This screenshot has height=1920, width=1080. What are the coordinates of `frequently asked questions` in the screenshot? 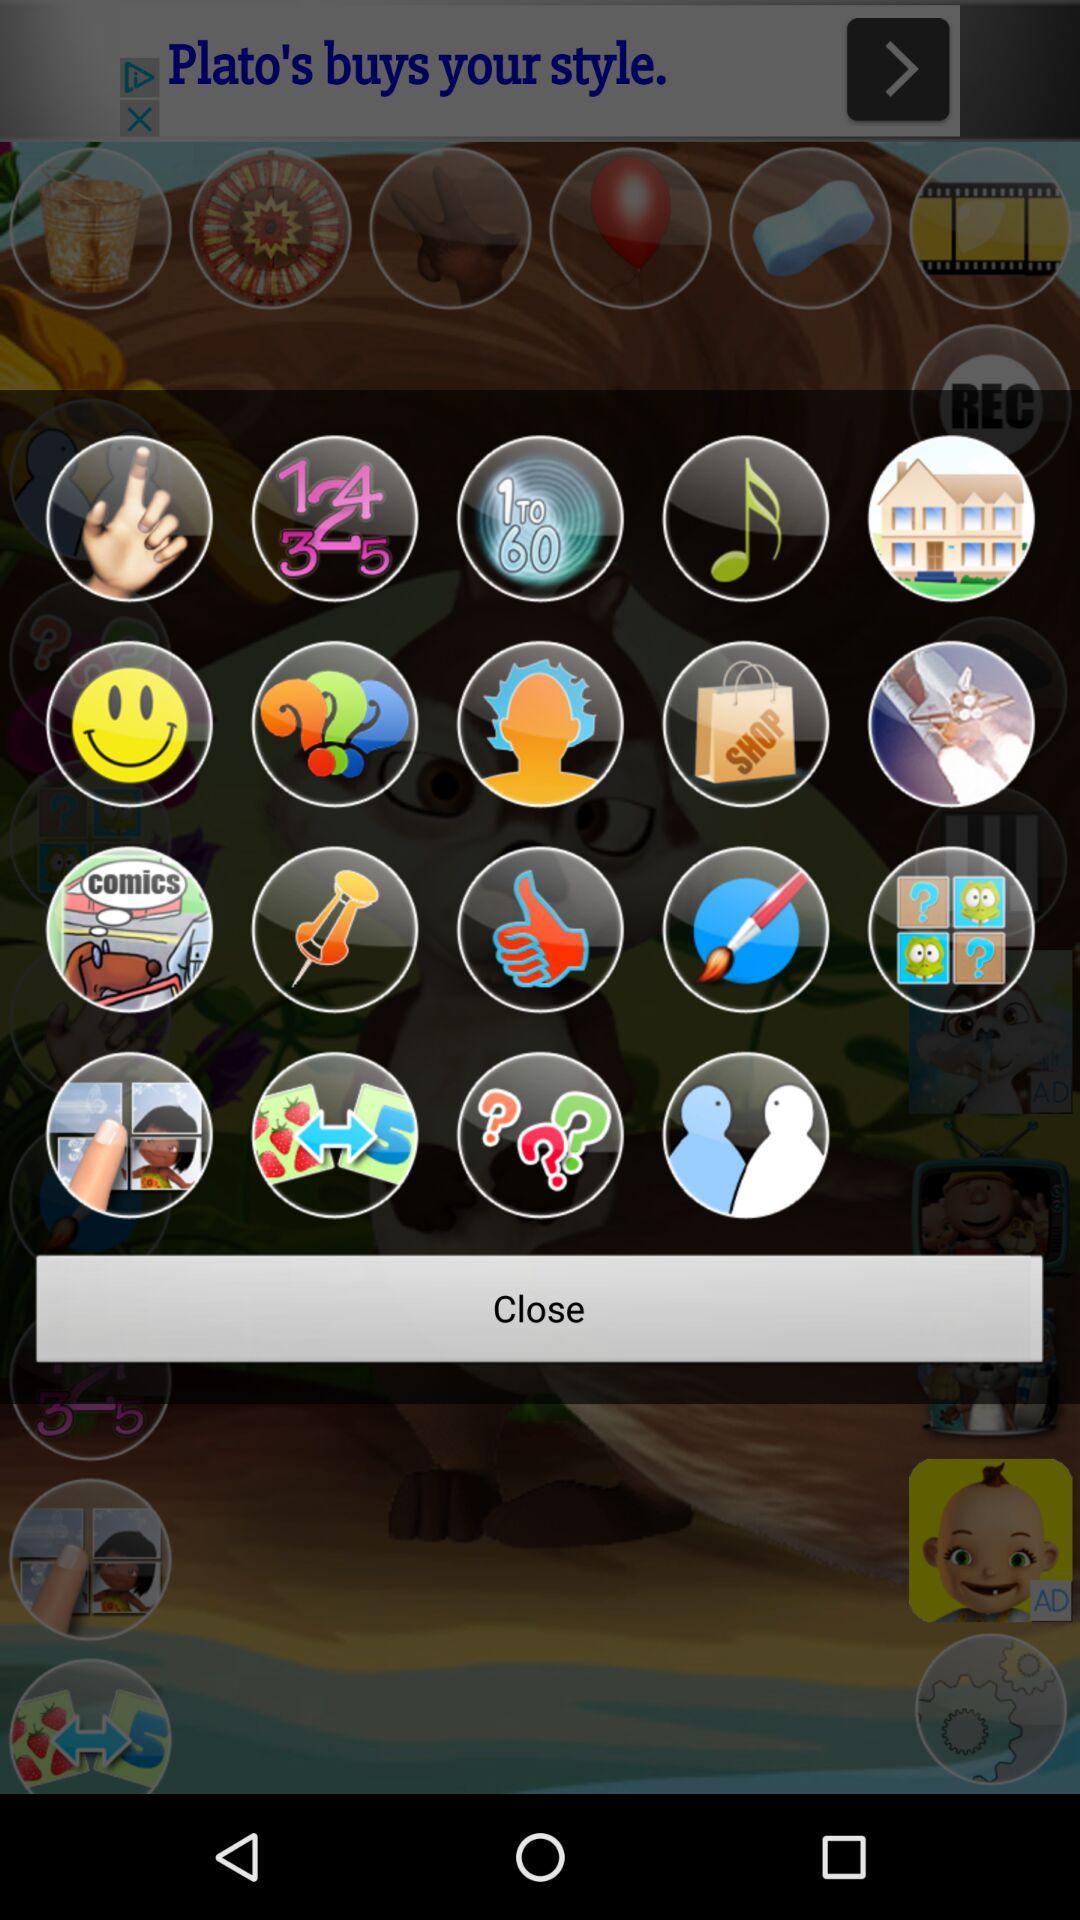 It's located at (540, 1135).